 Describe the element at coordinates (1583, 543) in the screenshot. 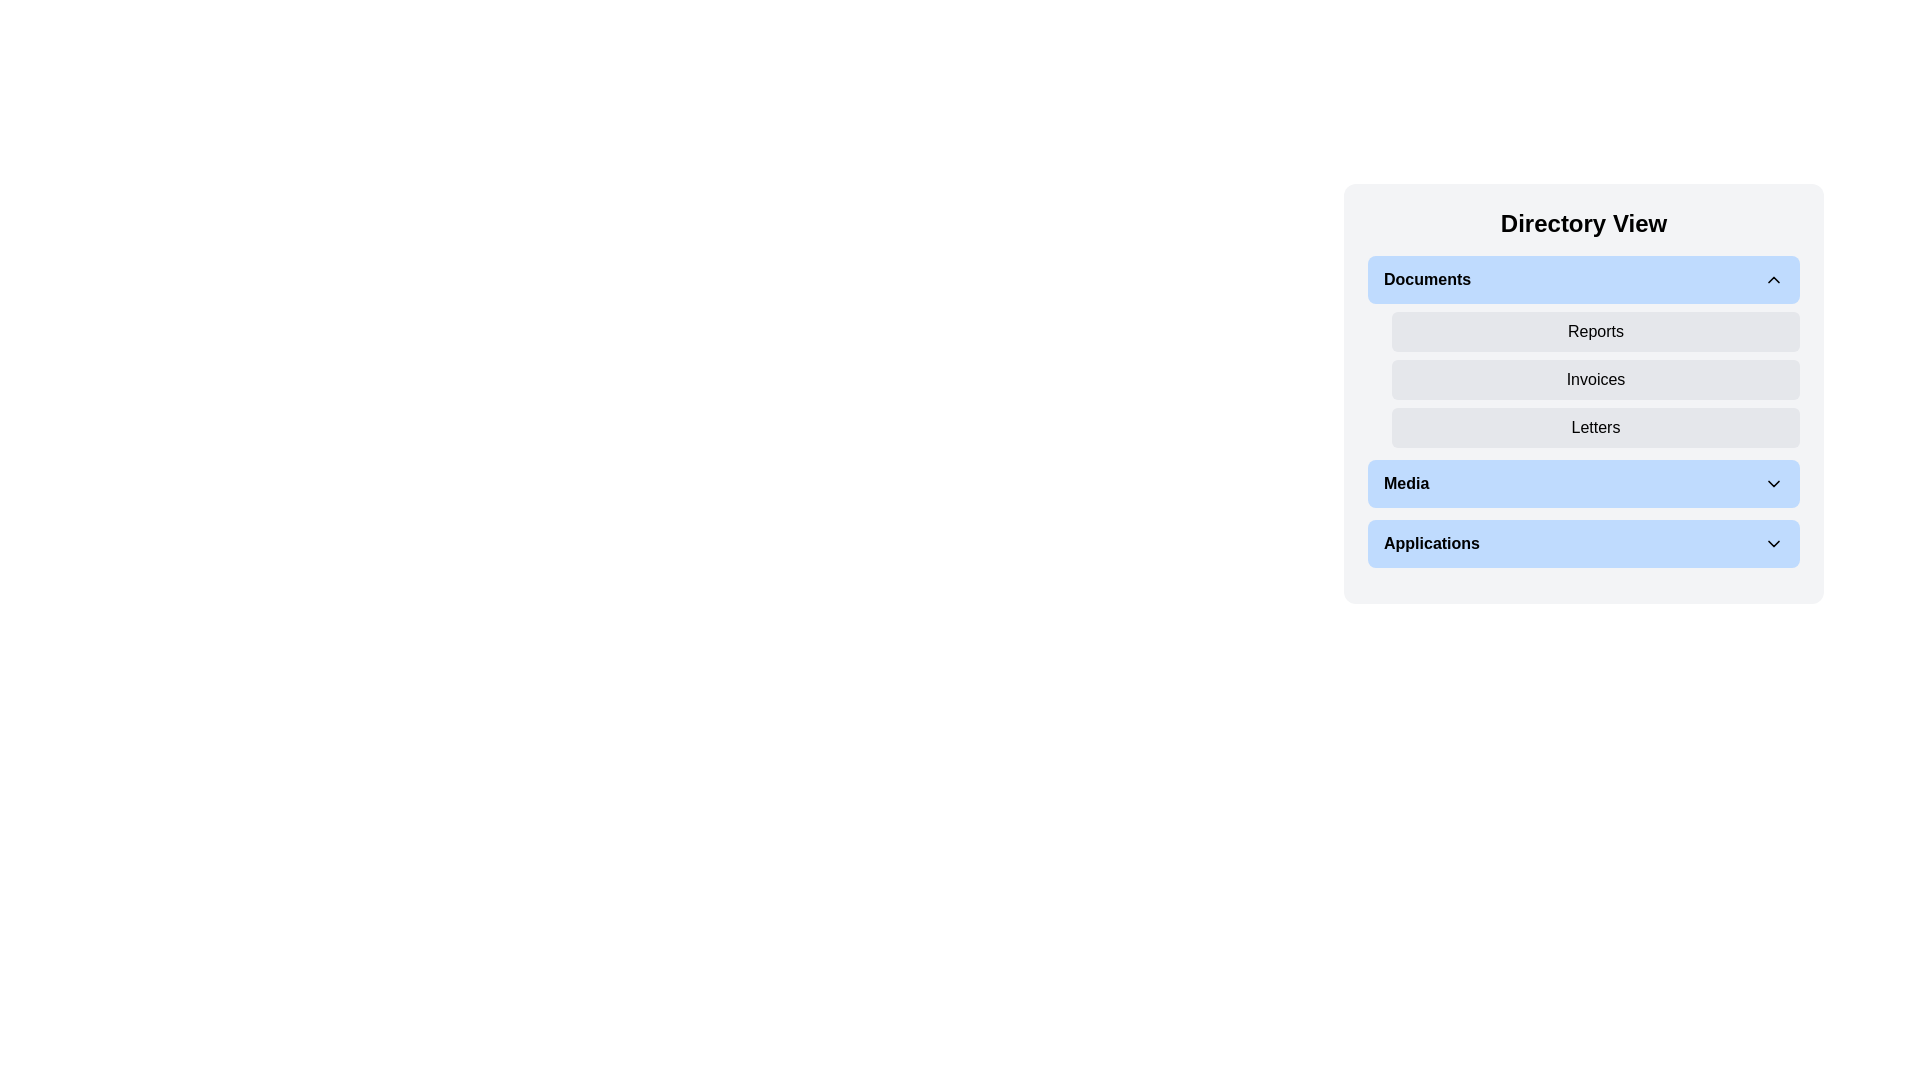

I see `the 'Applications' dropdown toggle button` at that location.